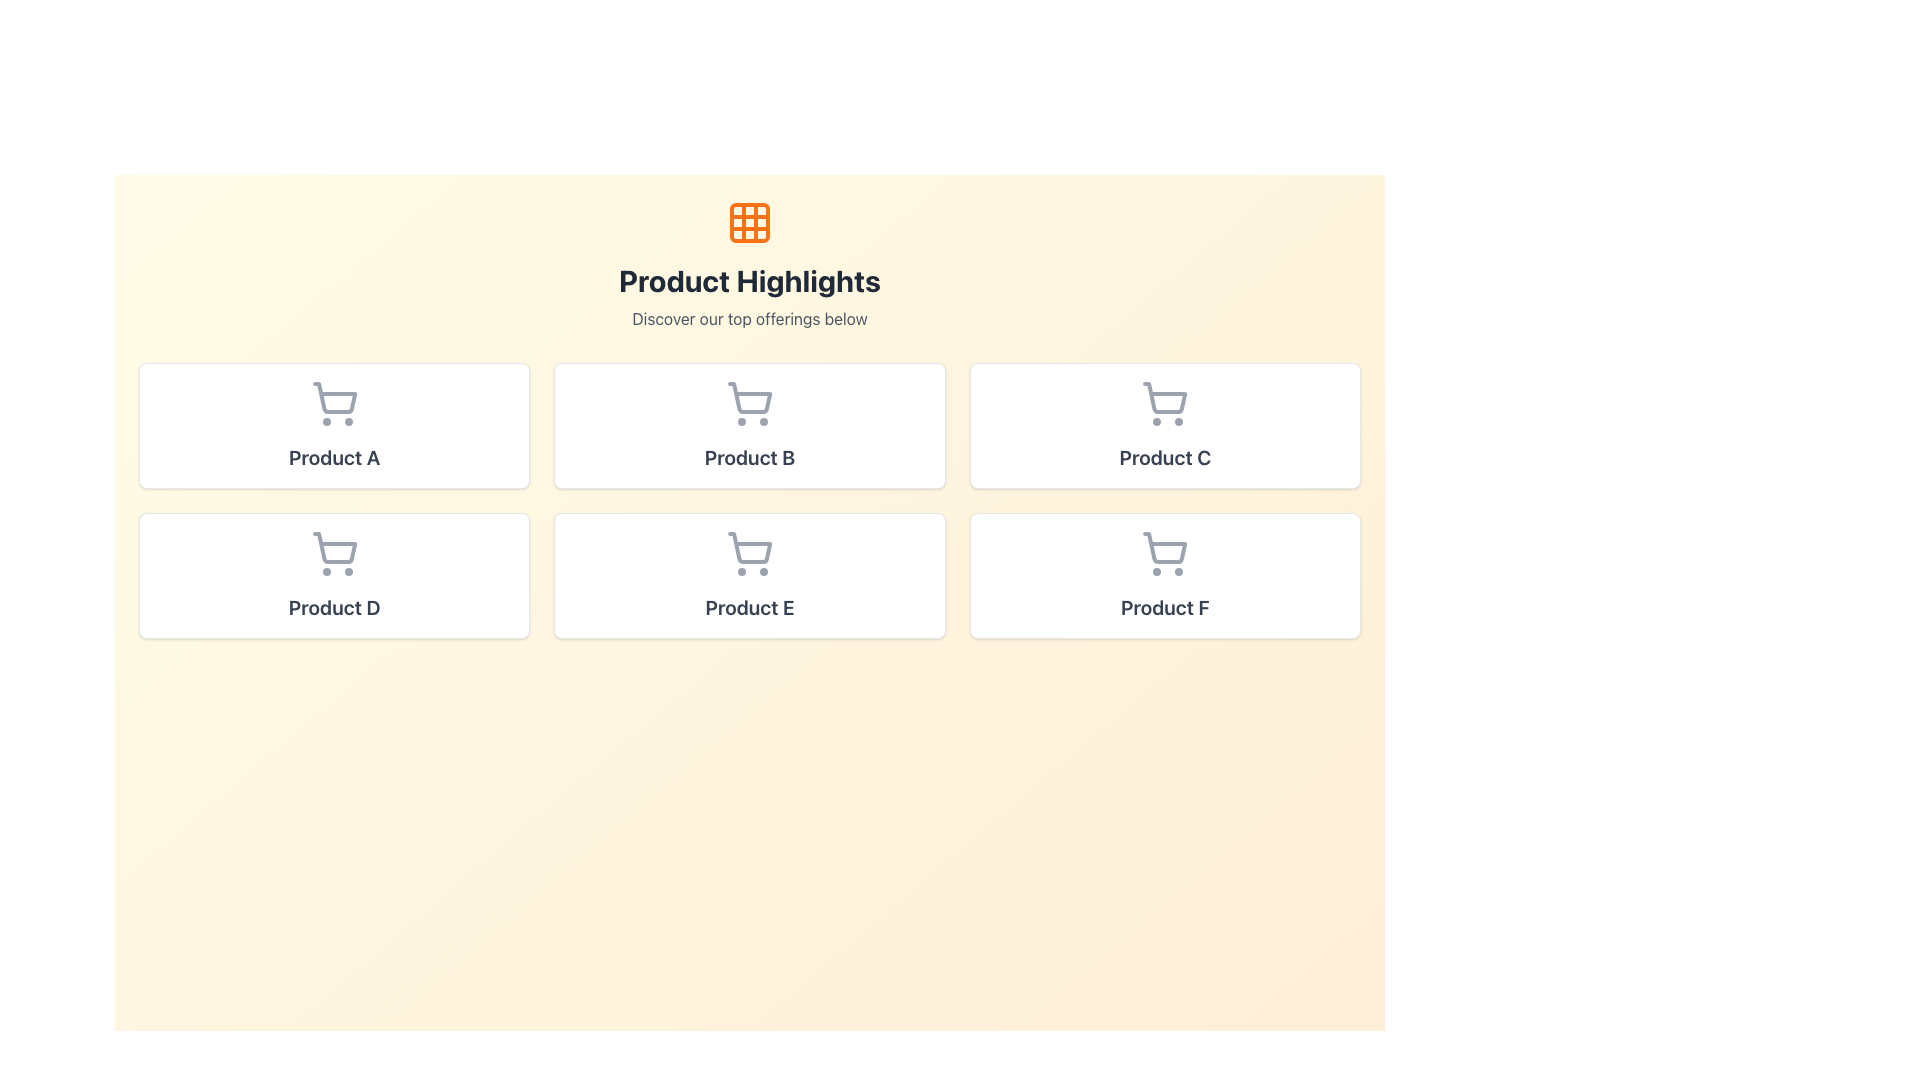 Image resolution: width=1920 pixels, height=1080 pixels. I want to click on the visual appearance of the add to cart icon located within the 'Product E' card, which is the third card from the left in the second row, so click(749, 548).